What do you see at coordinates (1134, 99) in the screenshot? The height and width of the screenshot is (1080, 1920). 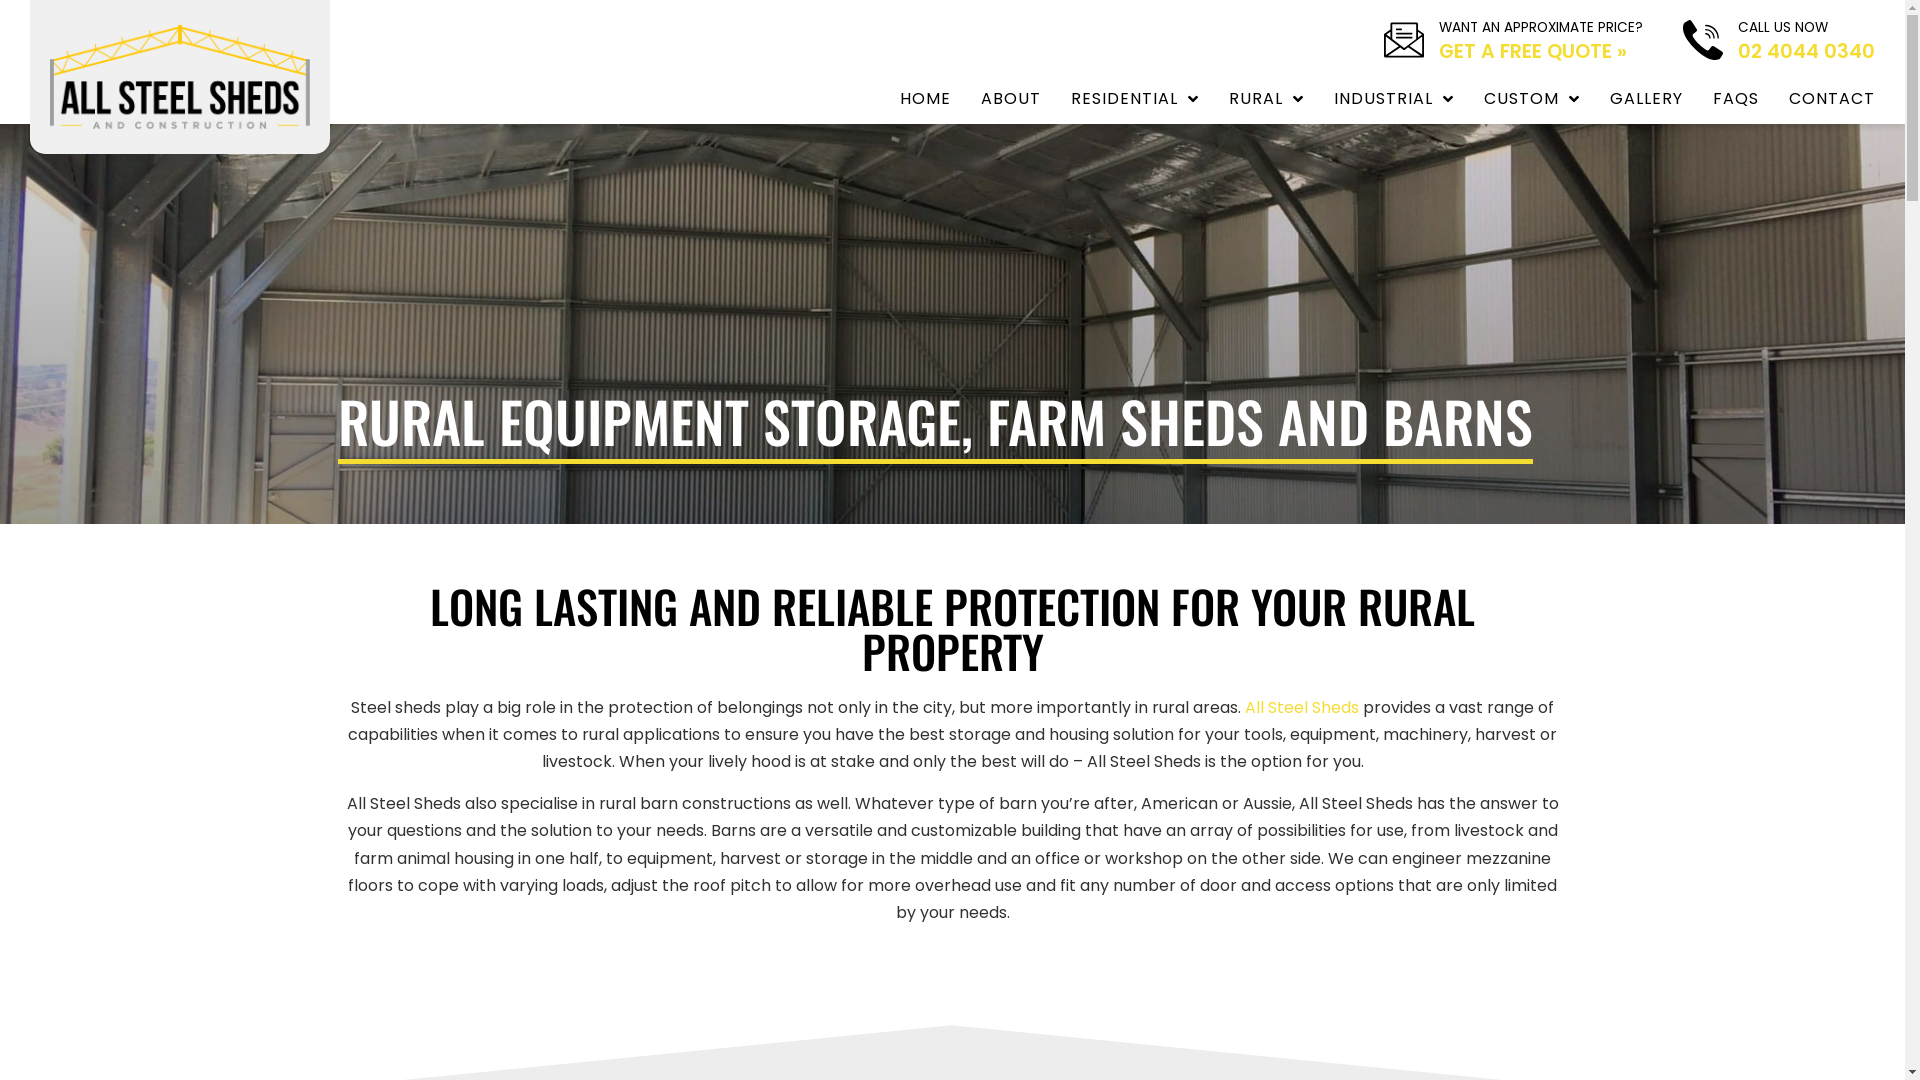 I see `'RESIDENTIAL'` at bounding box center [1134, 99].